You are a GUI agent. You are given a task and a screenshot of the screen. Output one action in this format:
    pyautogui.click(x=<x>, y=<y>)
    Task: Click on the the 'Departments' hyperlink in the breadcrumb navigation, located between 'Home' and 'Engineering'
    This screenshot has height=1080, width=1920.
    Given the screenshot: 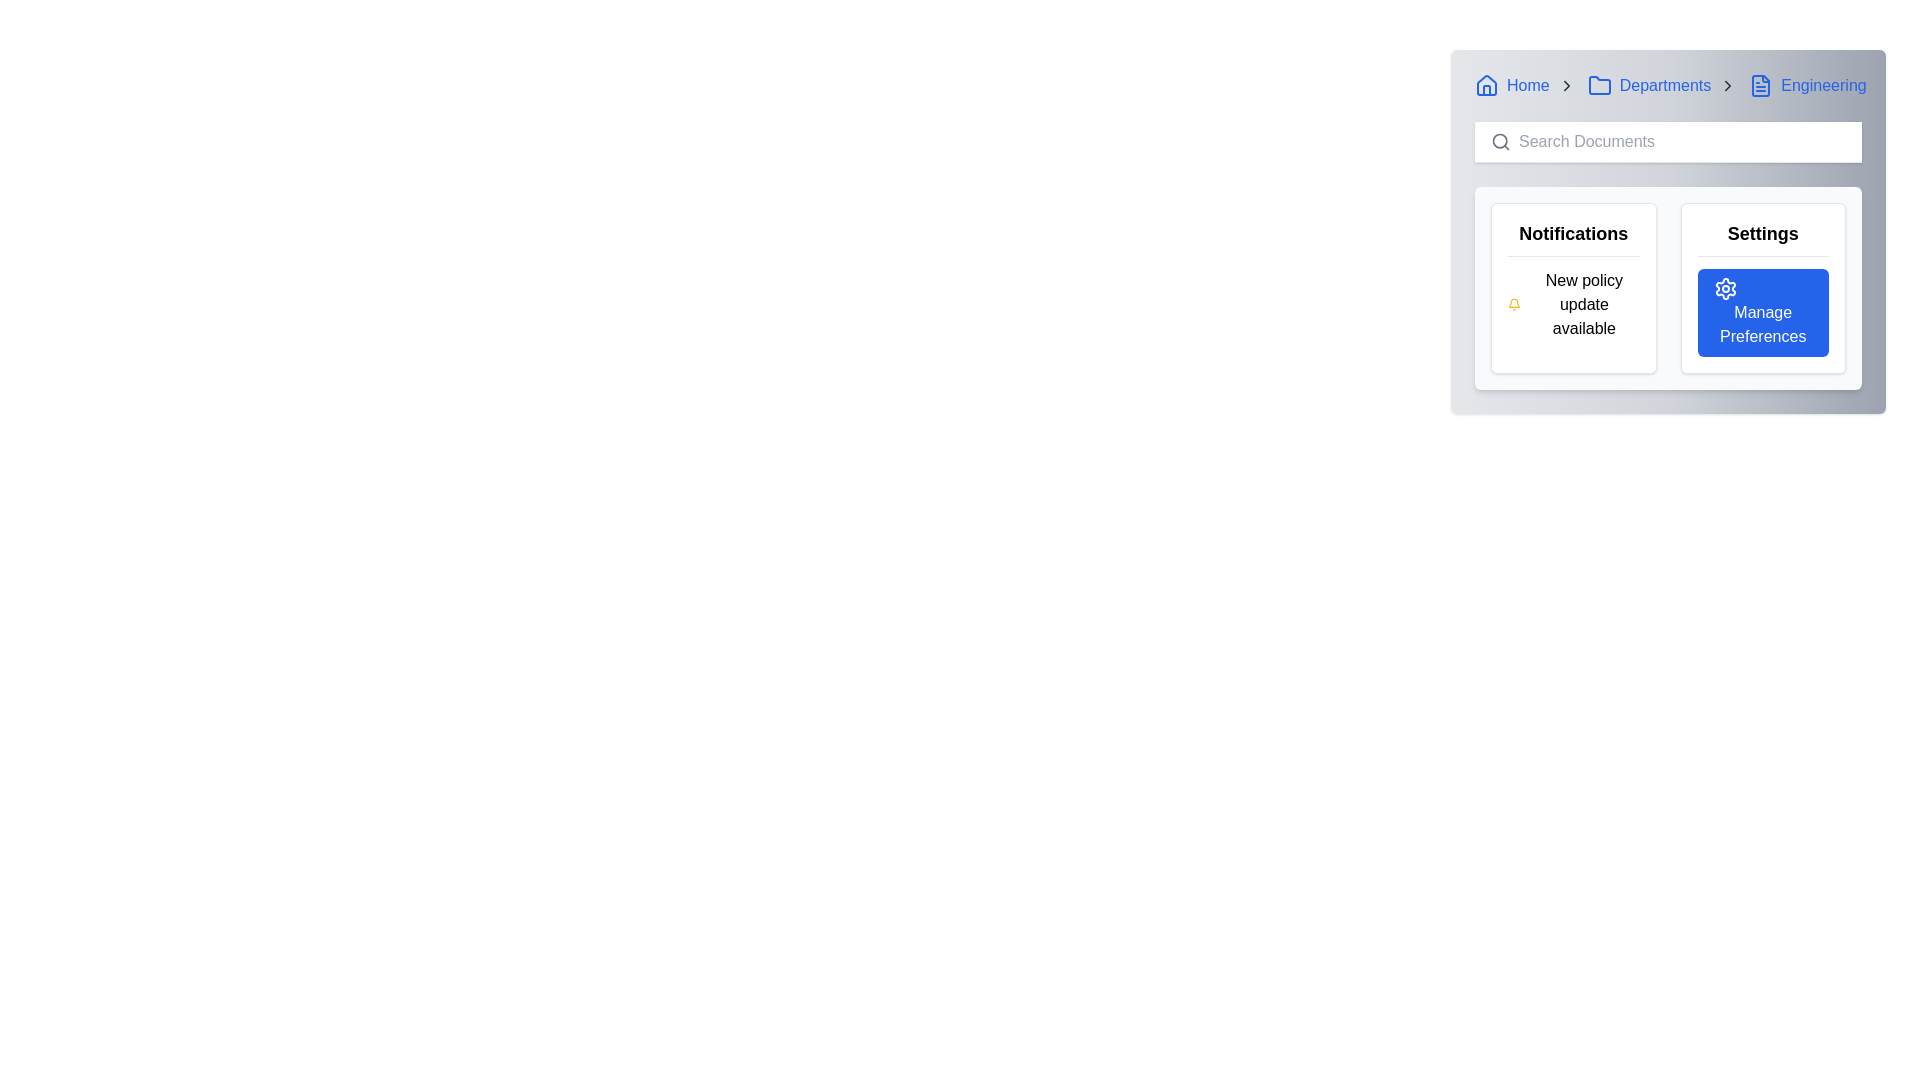 What is the action you would take?
    pyautogui.click(x=1662, y=84)
    